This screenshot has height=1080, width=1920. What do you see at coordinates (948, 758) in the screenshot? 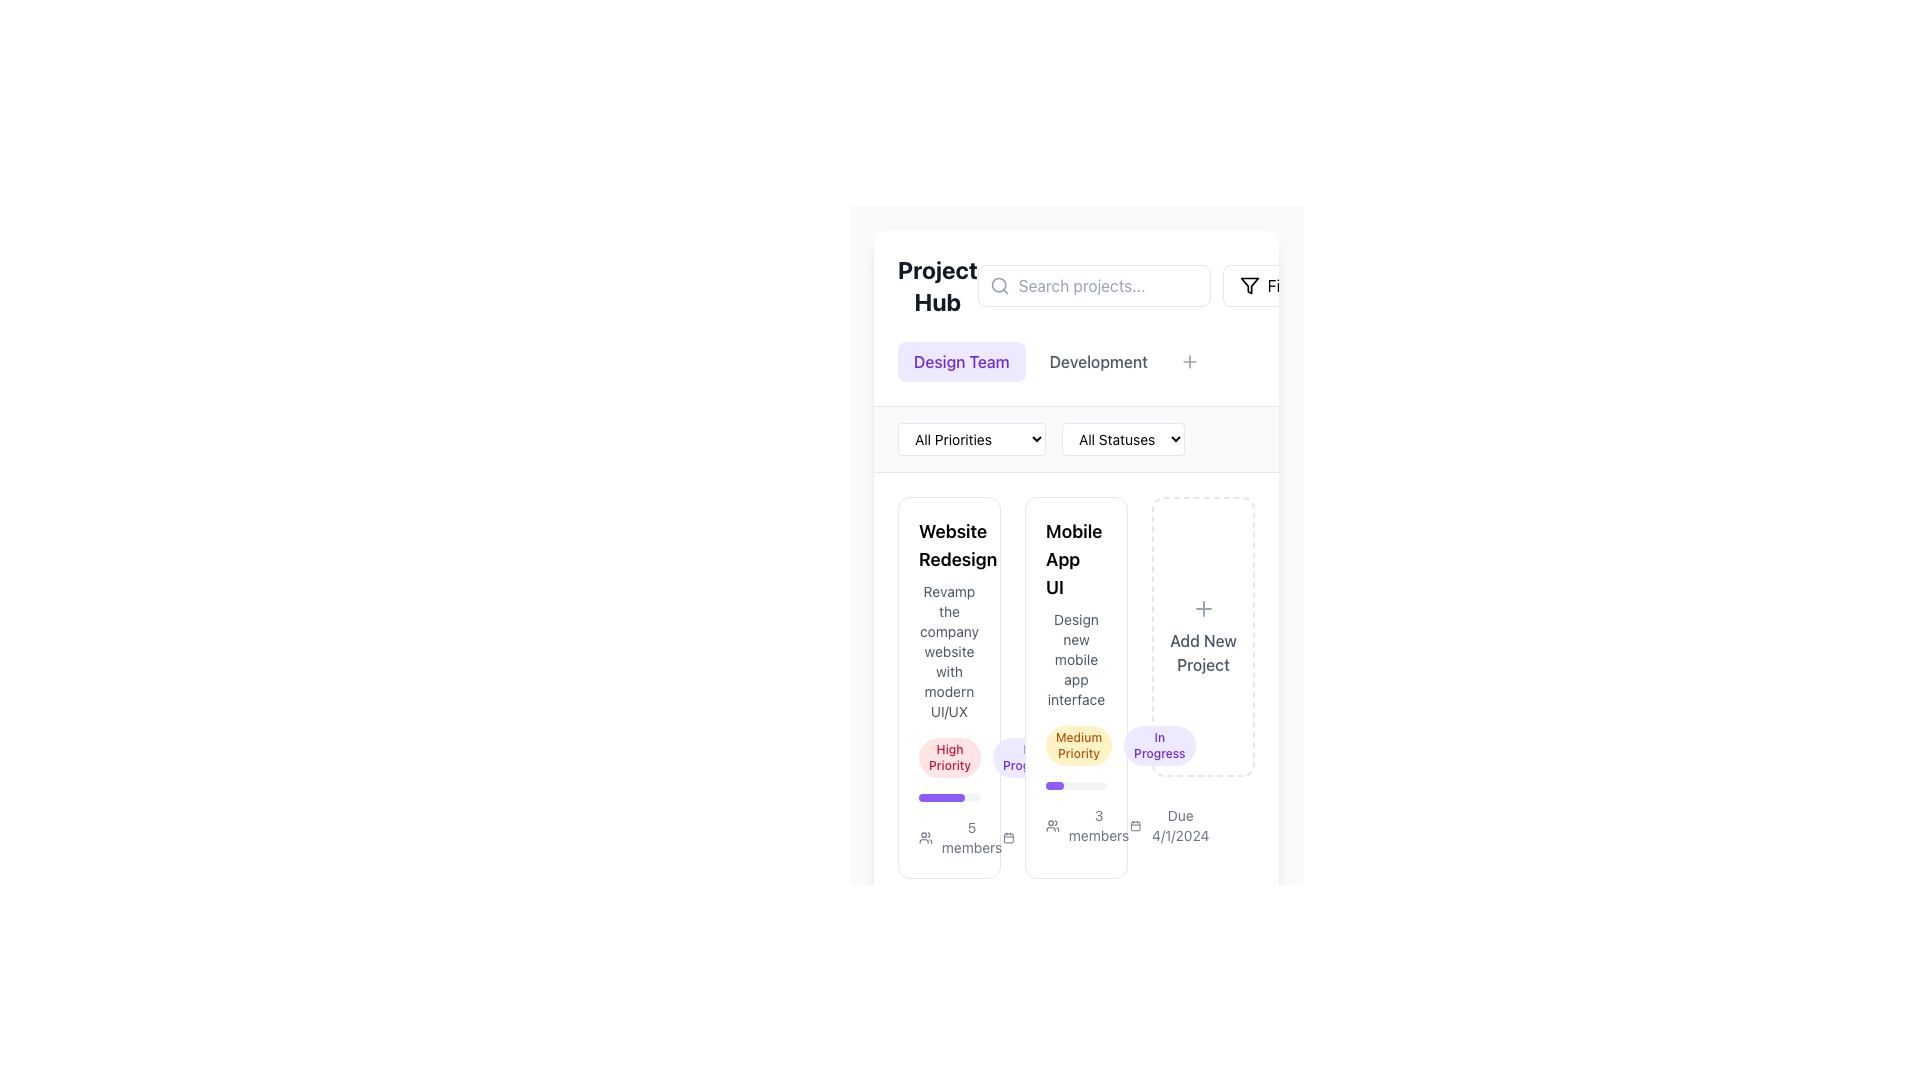
I see `the high priority tag or label located within the 'Website Redesign' project card in the 'Project Hub' interface, positioned to the left of the 'In Progress' label` at bounding box center [948, 758].